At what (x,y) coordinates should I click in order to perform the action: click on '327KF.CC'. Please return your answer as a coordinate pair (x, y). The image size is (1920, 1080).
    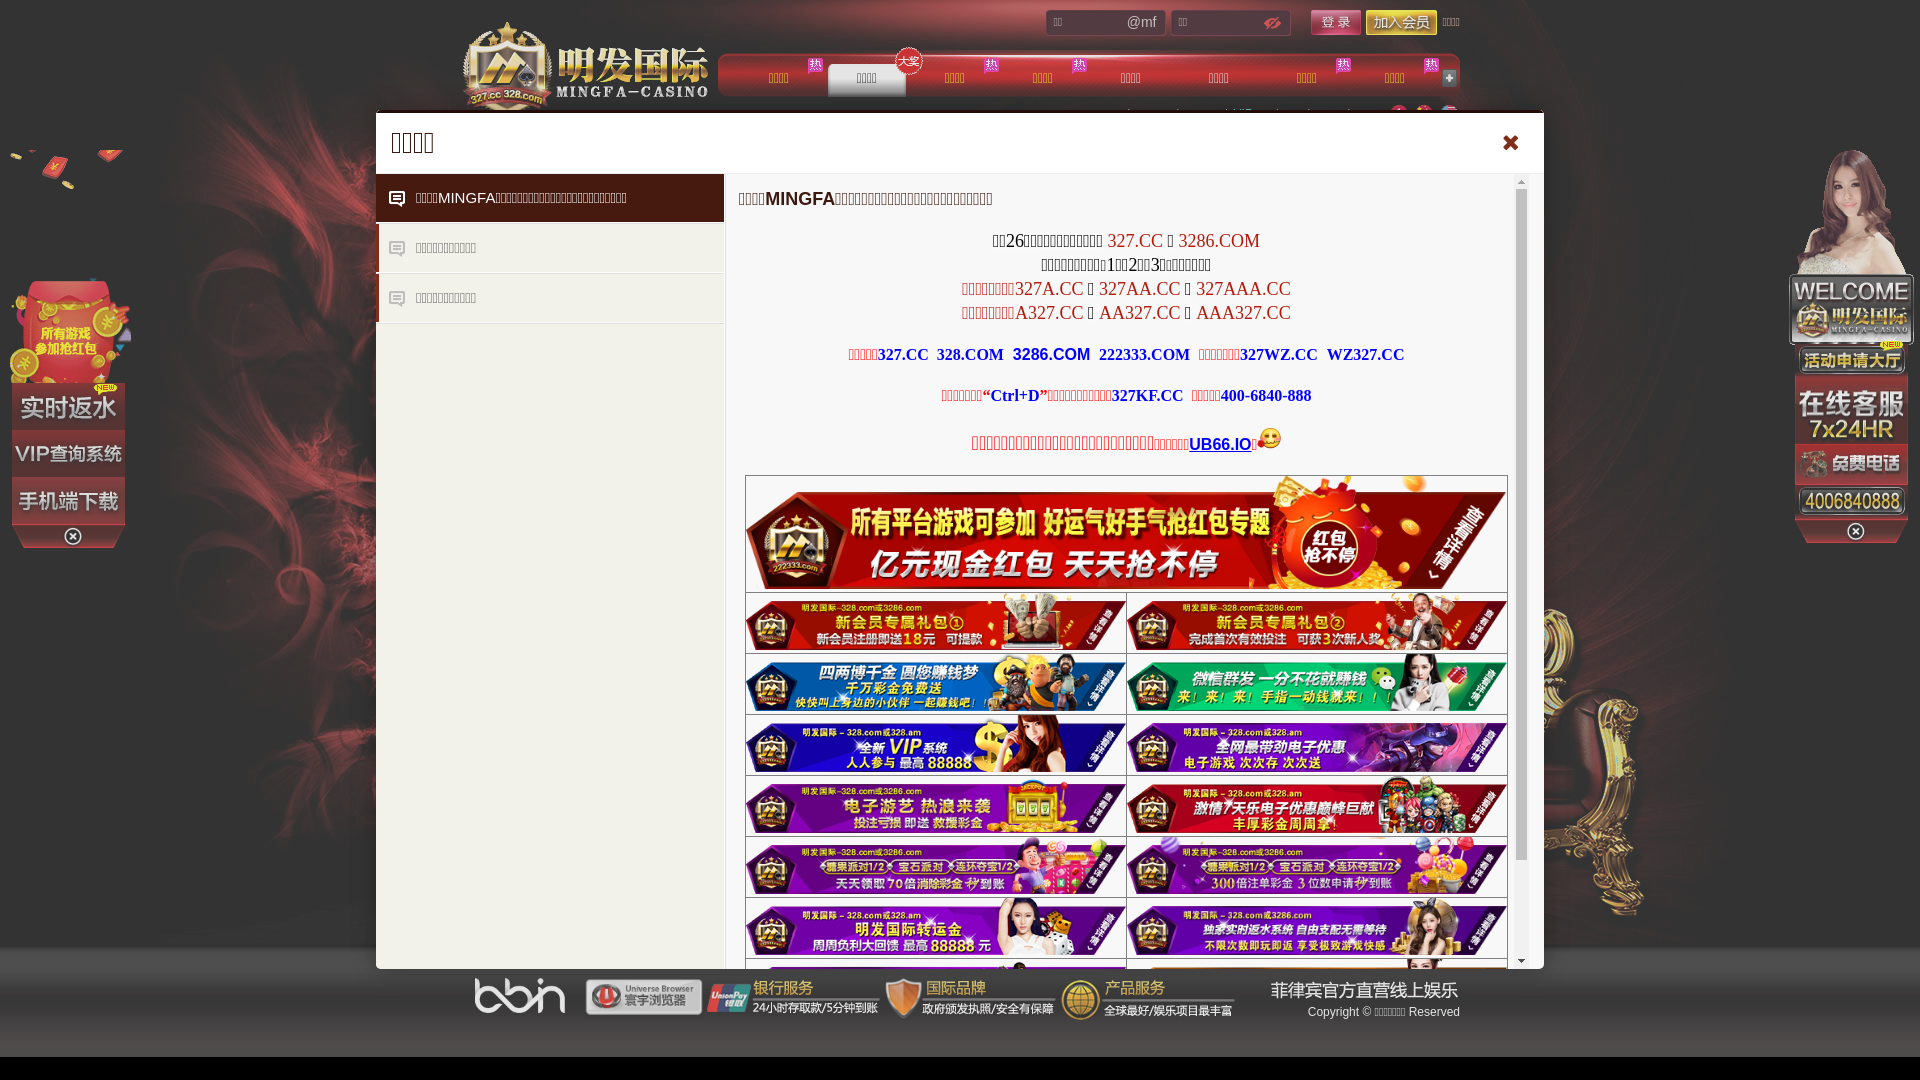
    Looking at the image, I should click on (1147, 395).